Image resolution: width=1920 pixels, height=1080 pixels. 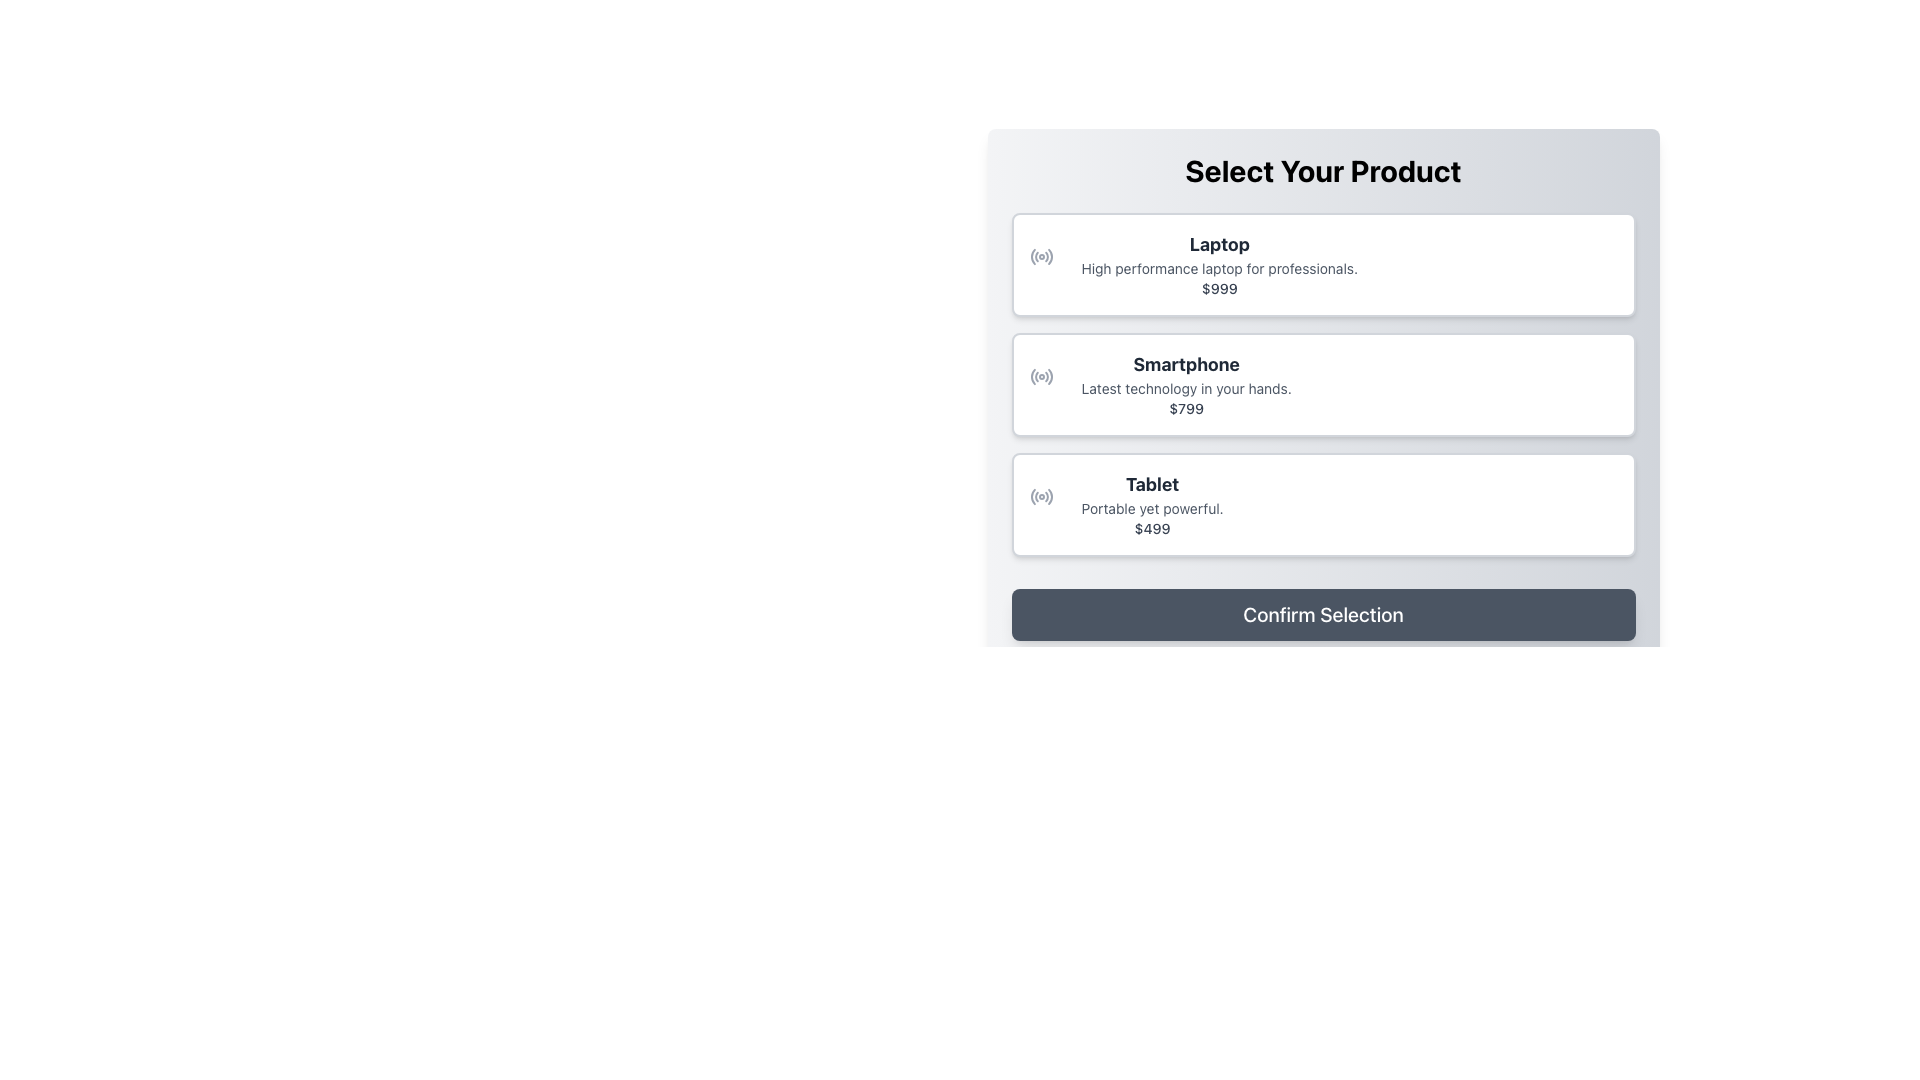 What do you see at coordinates (1045, 496) in the screenshot?
I see `the decorative graphical element of the radio wave symbol that enhances the design of the 'Tablet' product entry, located to the left of the third product entry in the selection list` at bounding box center [1045, 496].